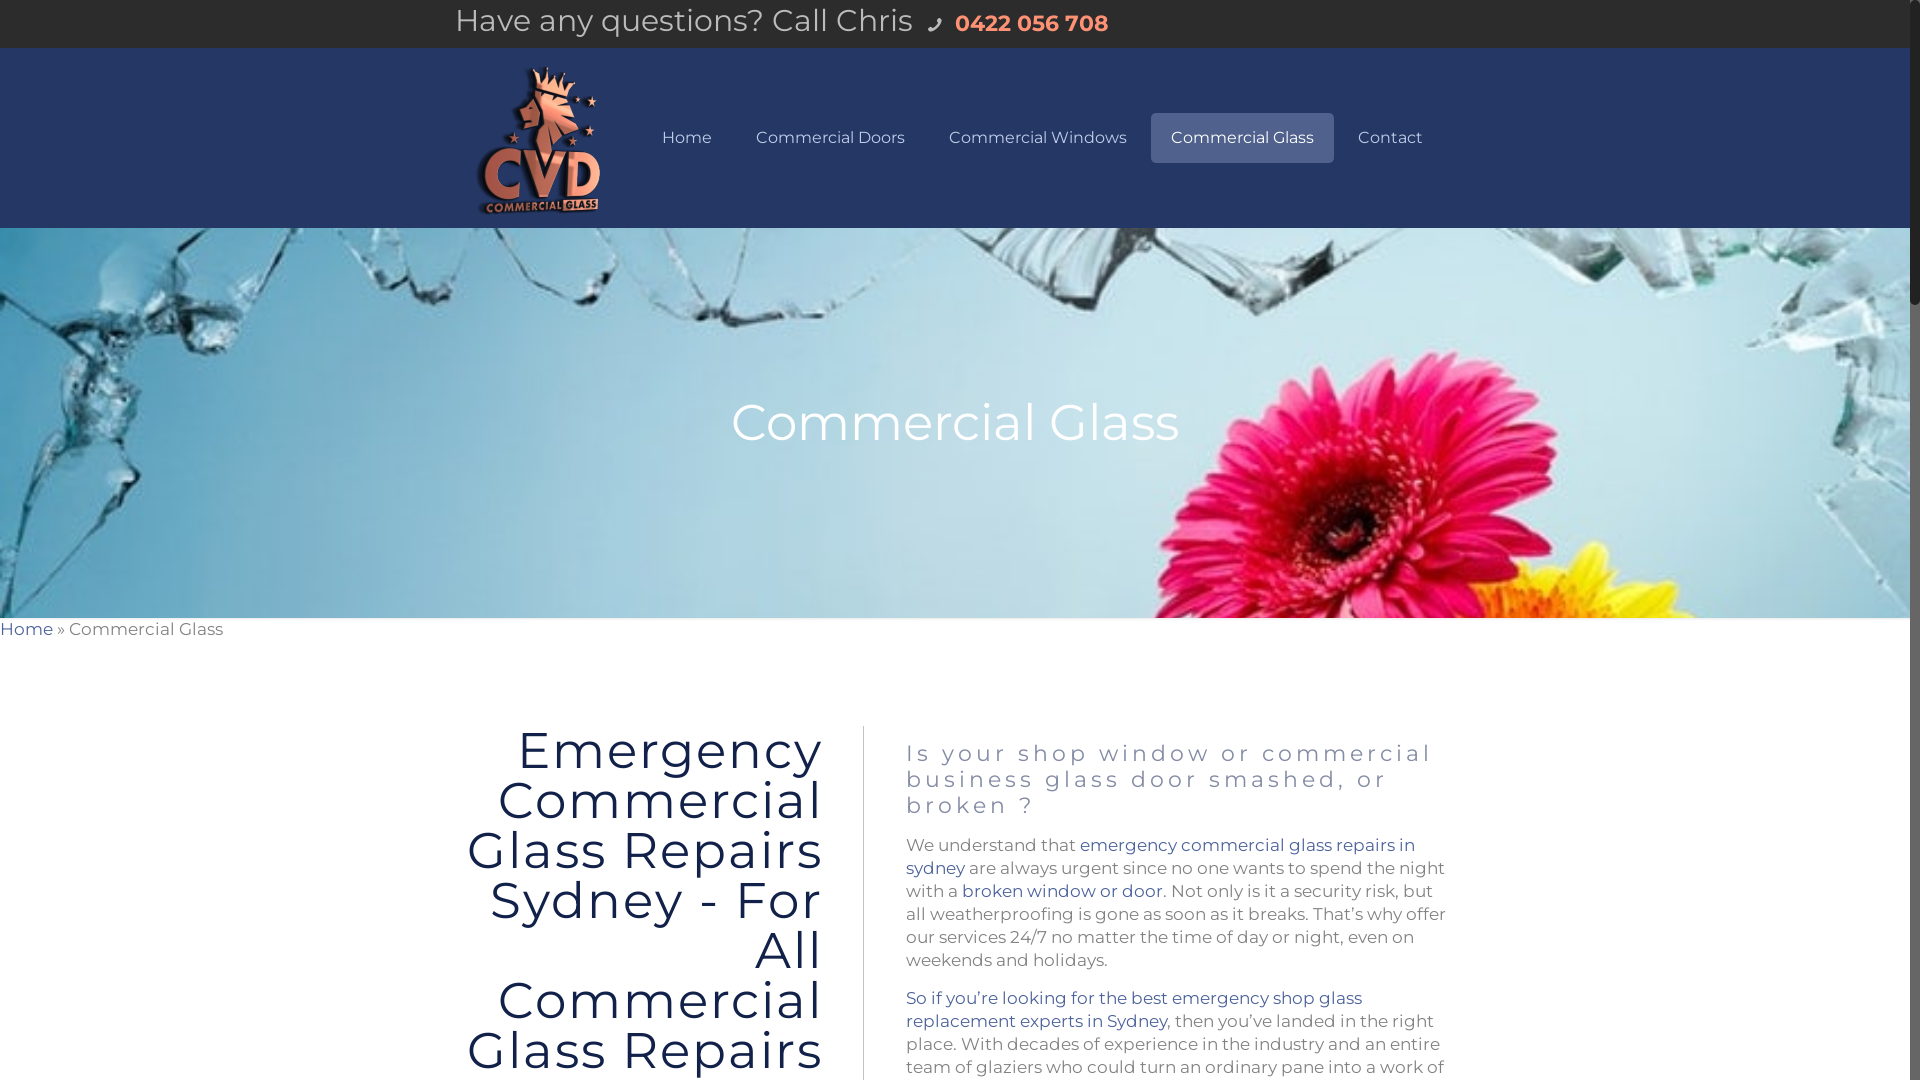 This screenshot has height=1080, width=1920. I want to click on 'Home', so click(26, 627).